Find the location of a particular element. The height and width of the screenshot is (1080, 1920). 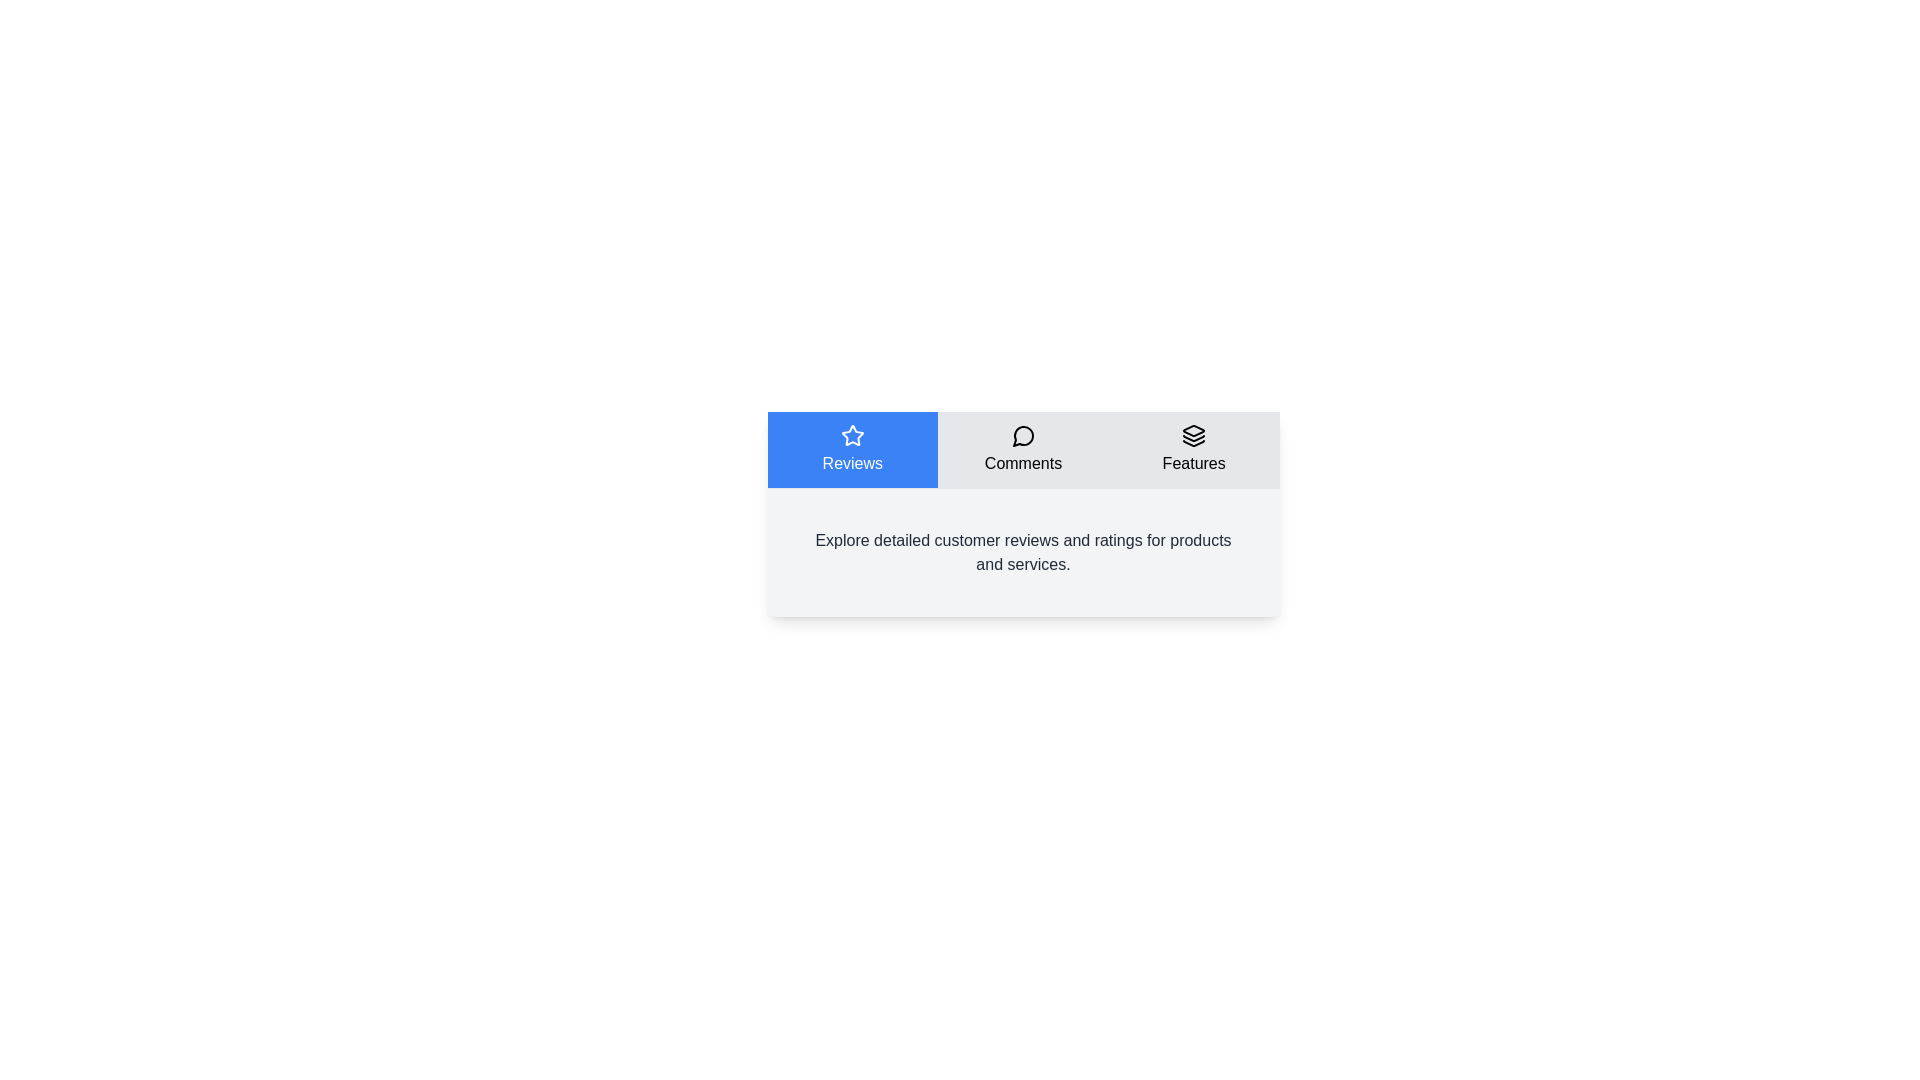

the Features tab to read its content is located at coordinates (1194, 450).